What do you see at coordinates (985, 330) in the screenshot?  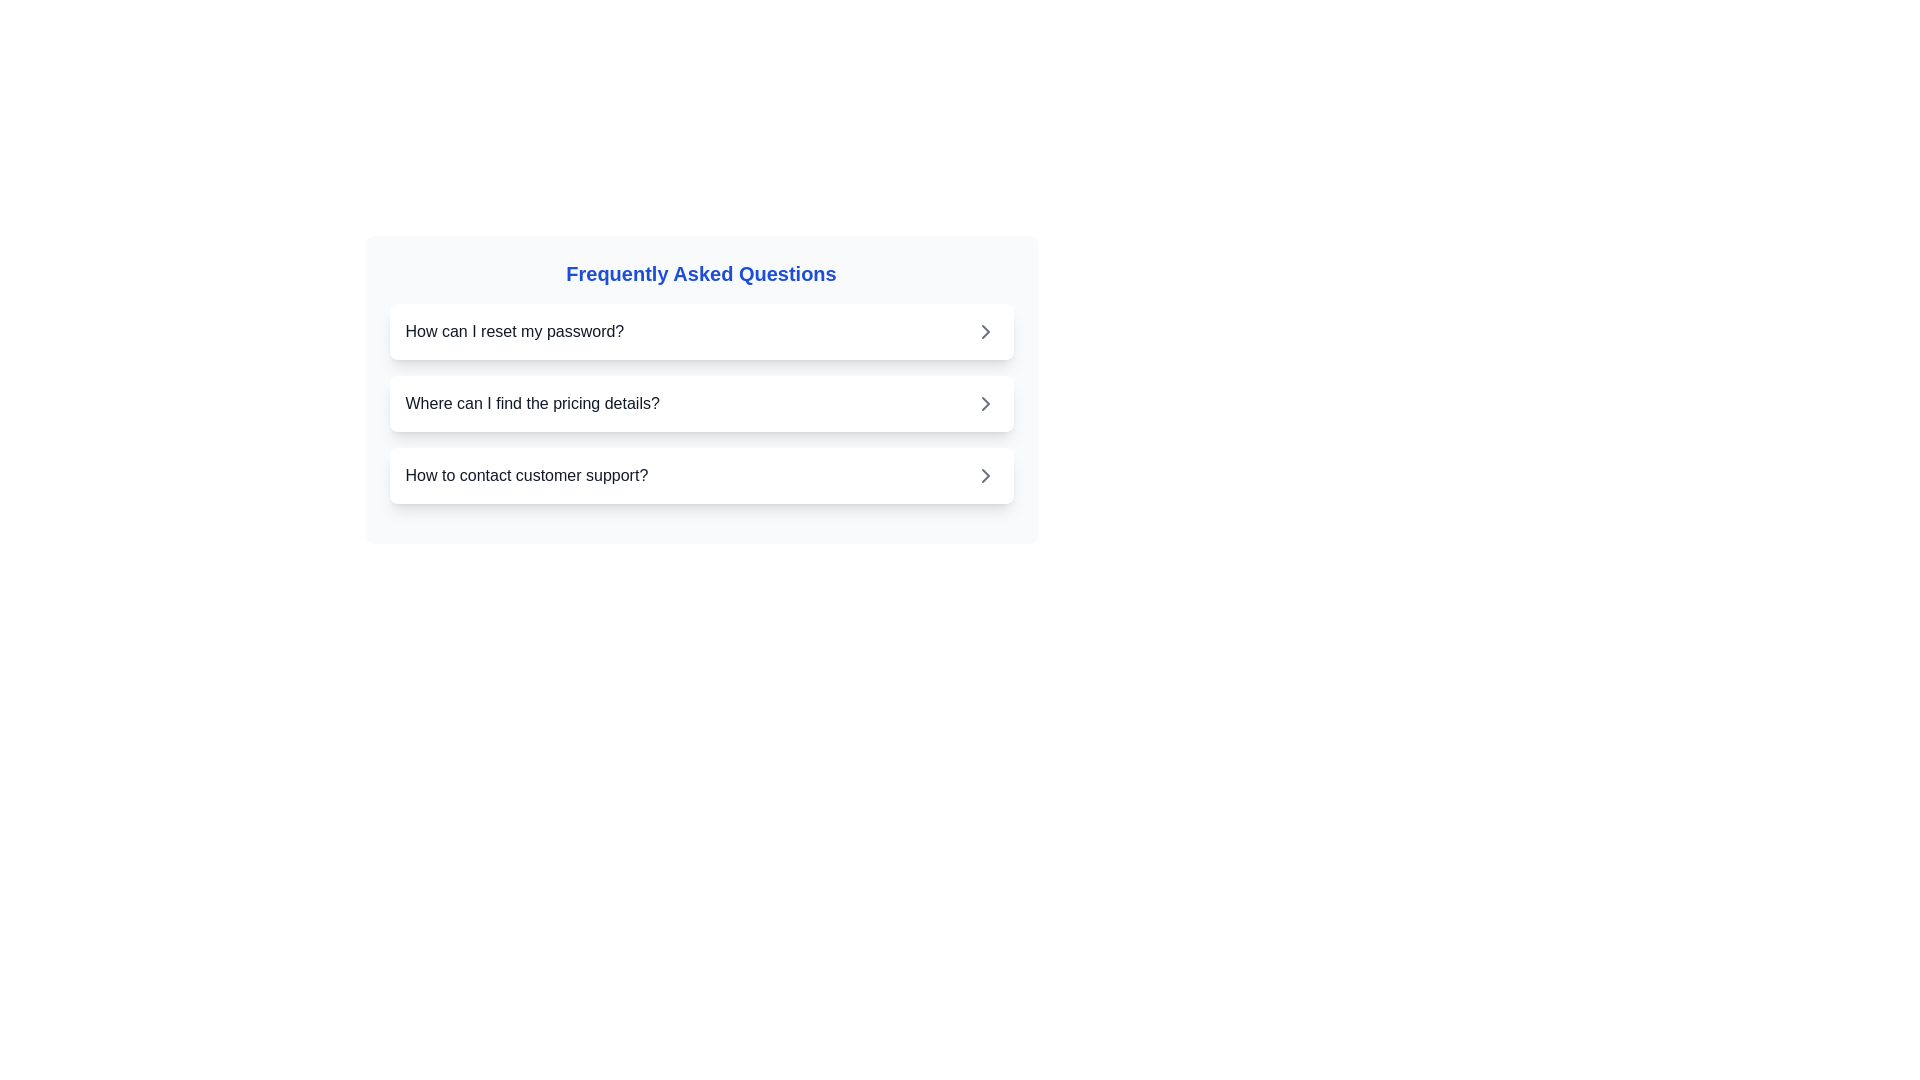 I see `the Chevron Right icon, which is a grey arrow pointing to the right, located to the right of the text 'How can I reset my password?'` at bounding box center [985, 330].